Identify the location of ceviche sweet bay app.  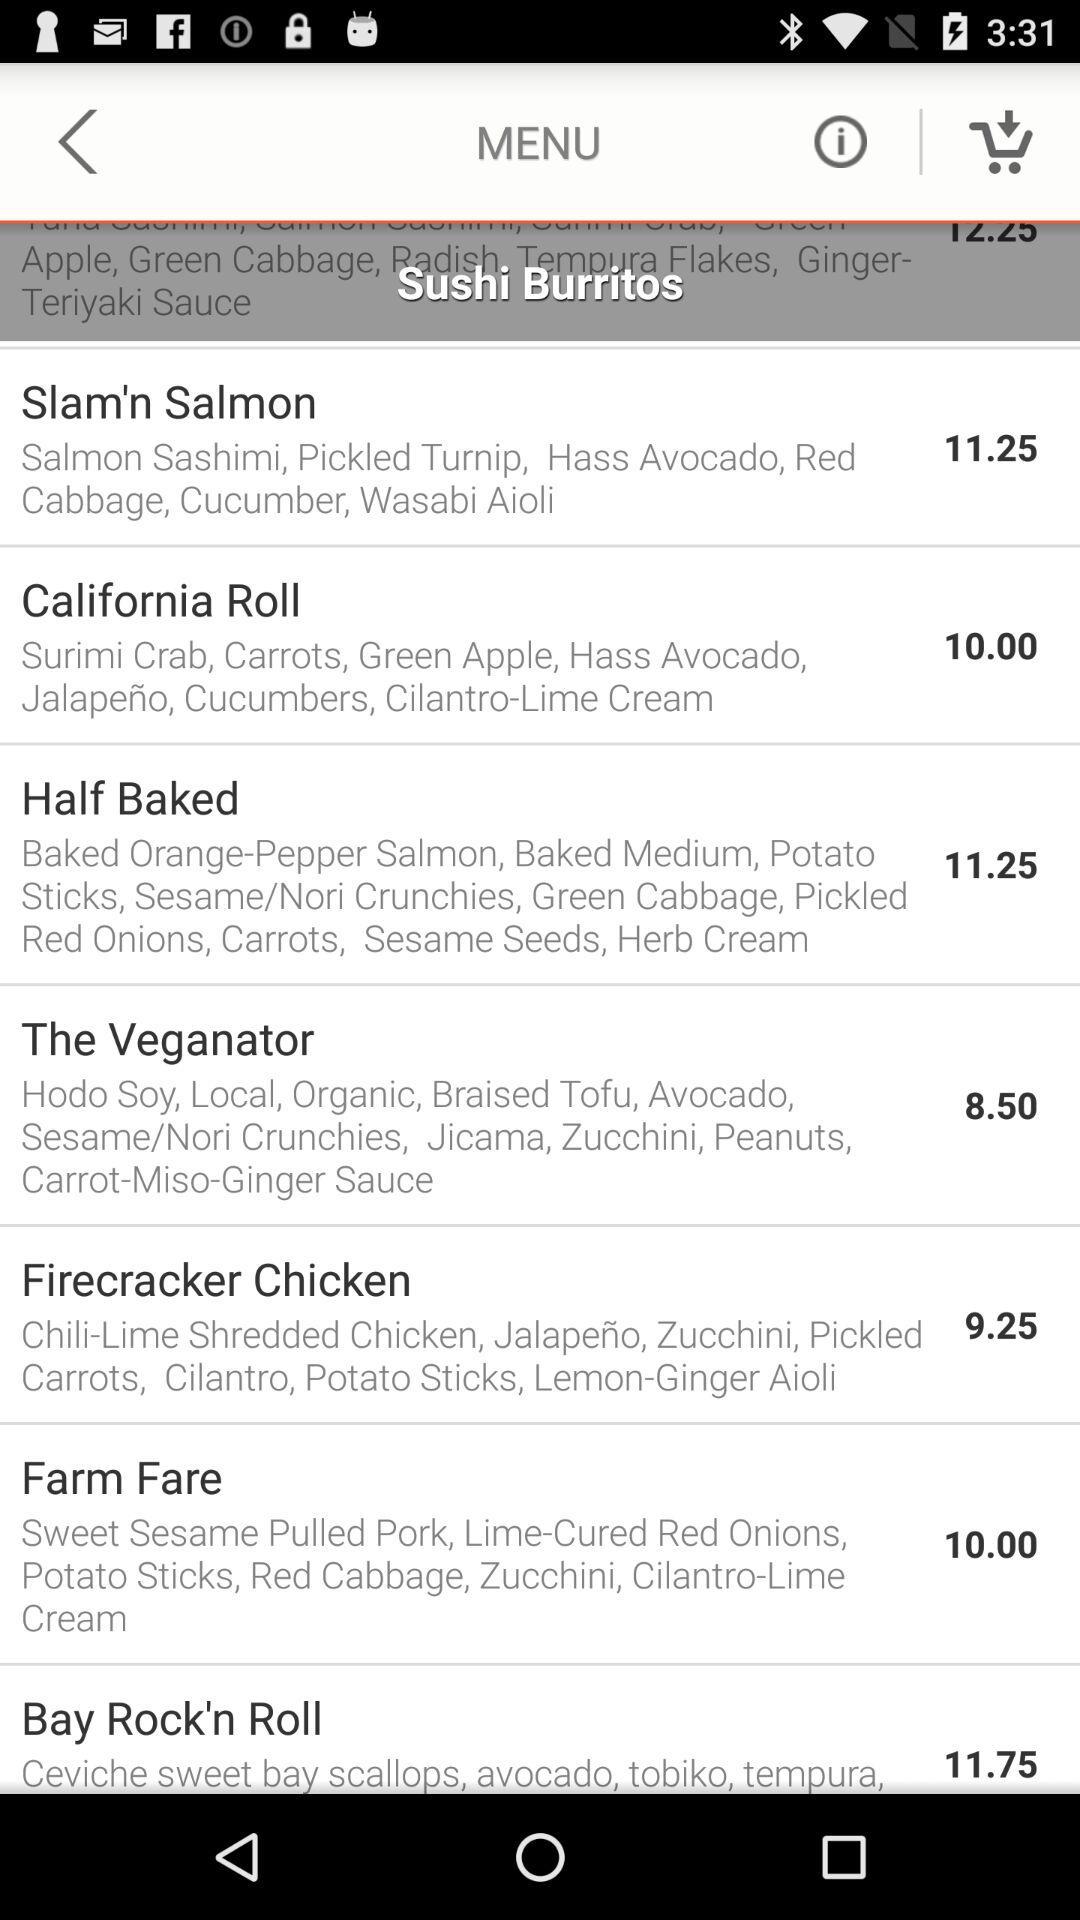
(471, 1770).